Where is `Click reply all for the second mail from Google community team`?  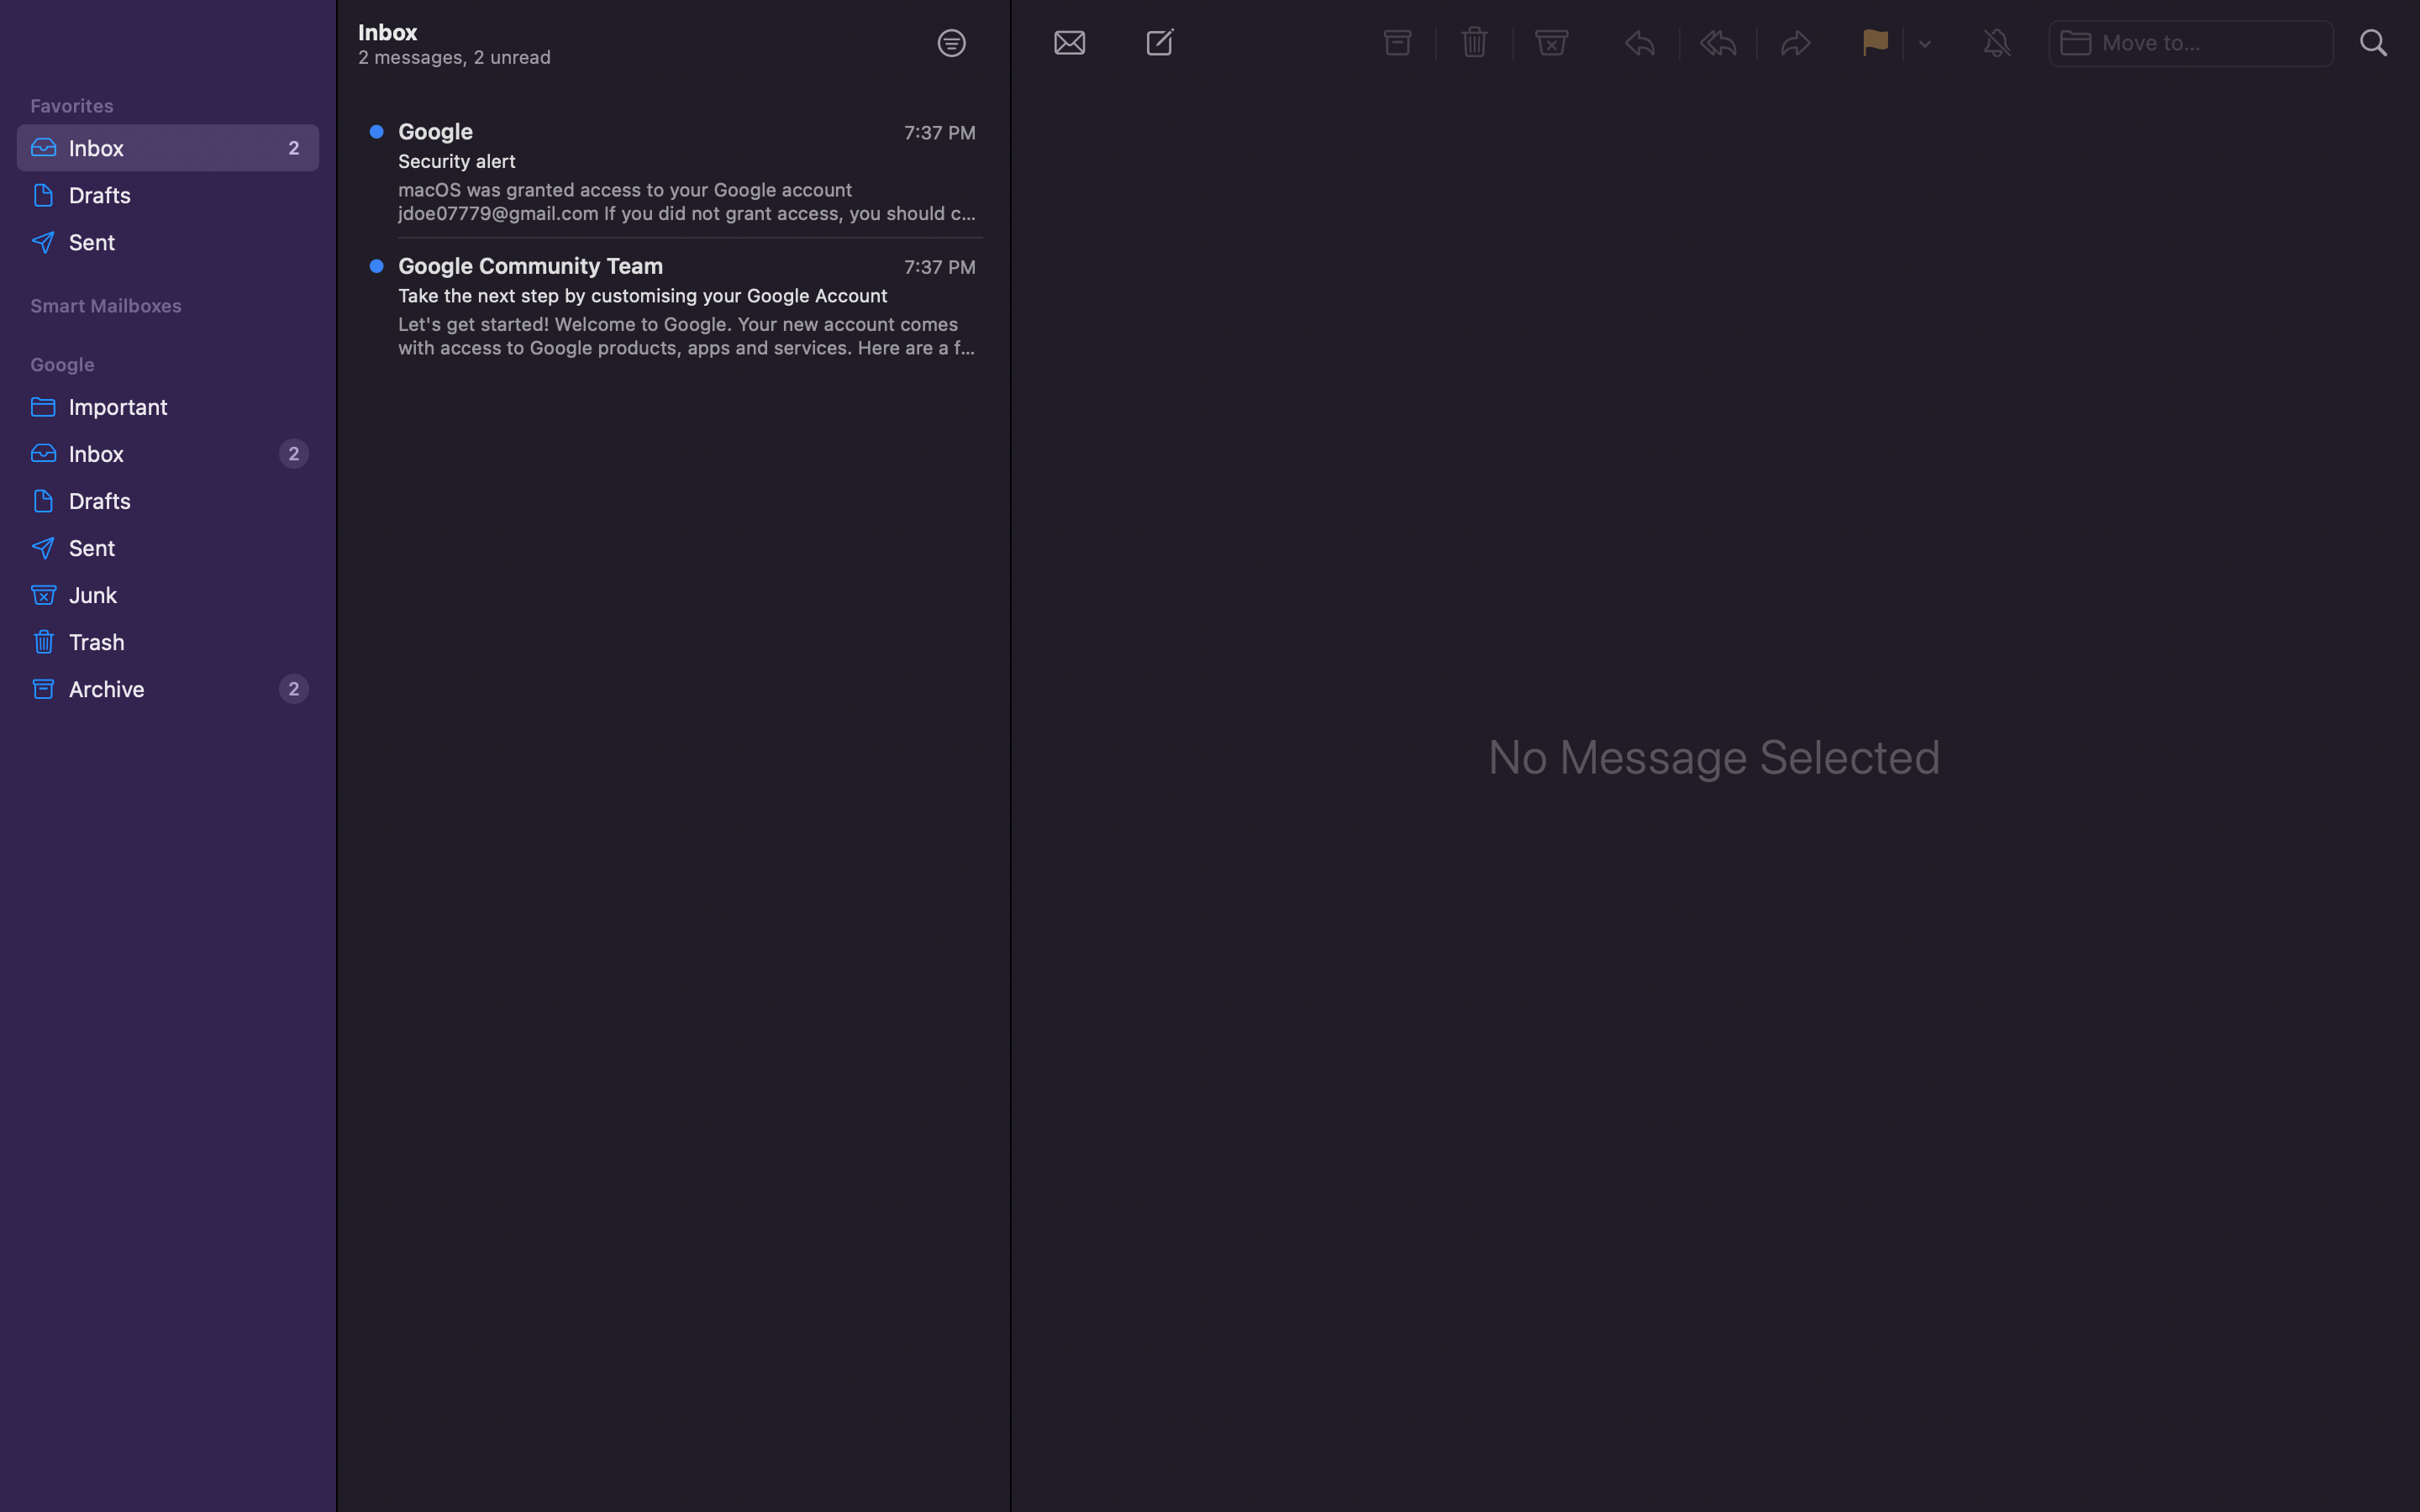 Click reply all for the second mail from Google community team is located at coordinates (676, 309).